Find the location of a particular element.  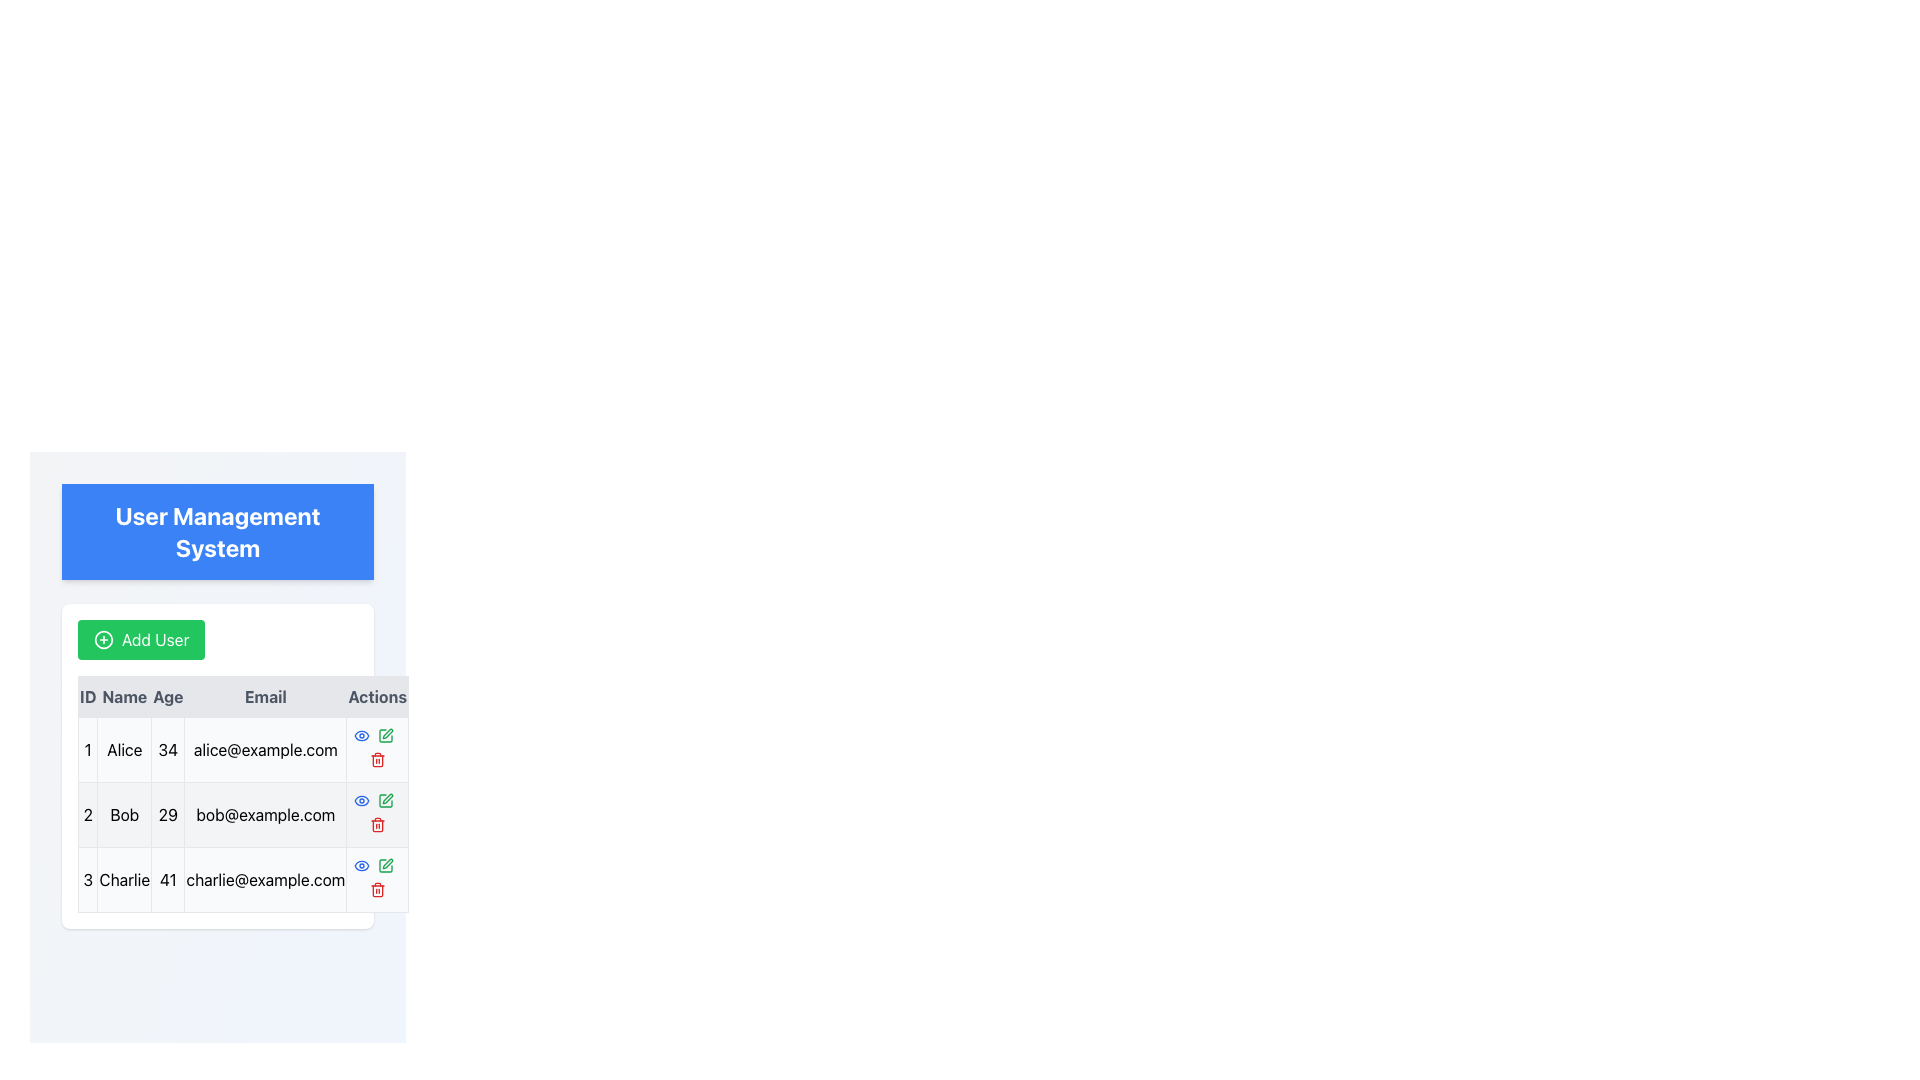

the small, blue-colored eye icon in the 'Actions' column of the second row corresponding to 'Bob' is located at coordinates (361, 736).